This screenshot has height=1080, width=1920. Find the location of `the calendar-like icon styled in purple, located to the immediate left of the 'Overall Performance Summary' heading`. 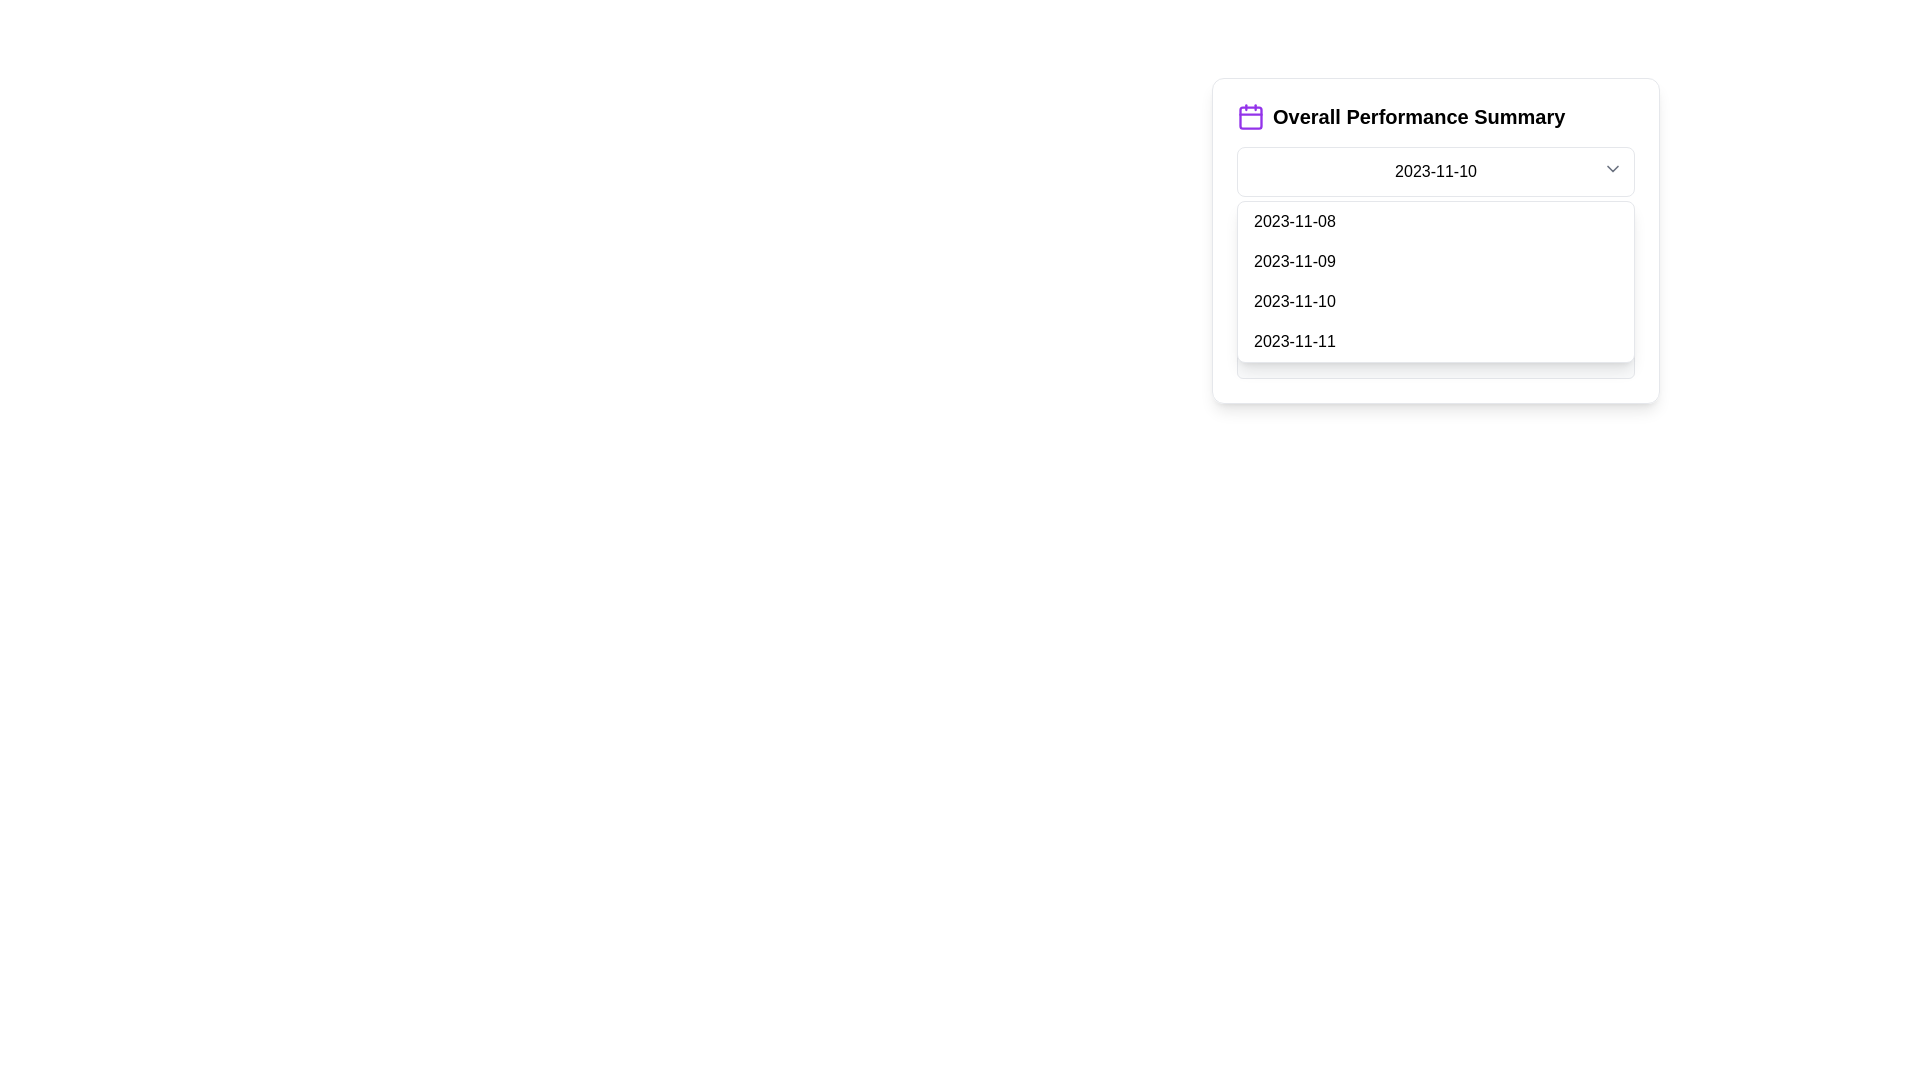

the calendar-like icon styled in purple, located to the immediate left of the 'Overall Performance Summary' heading is located at coordinates (1250, 116).